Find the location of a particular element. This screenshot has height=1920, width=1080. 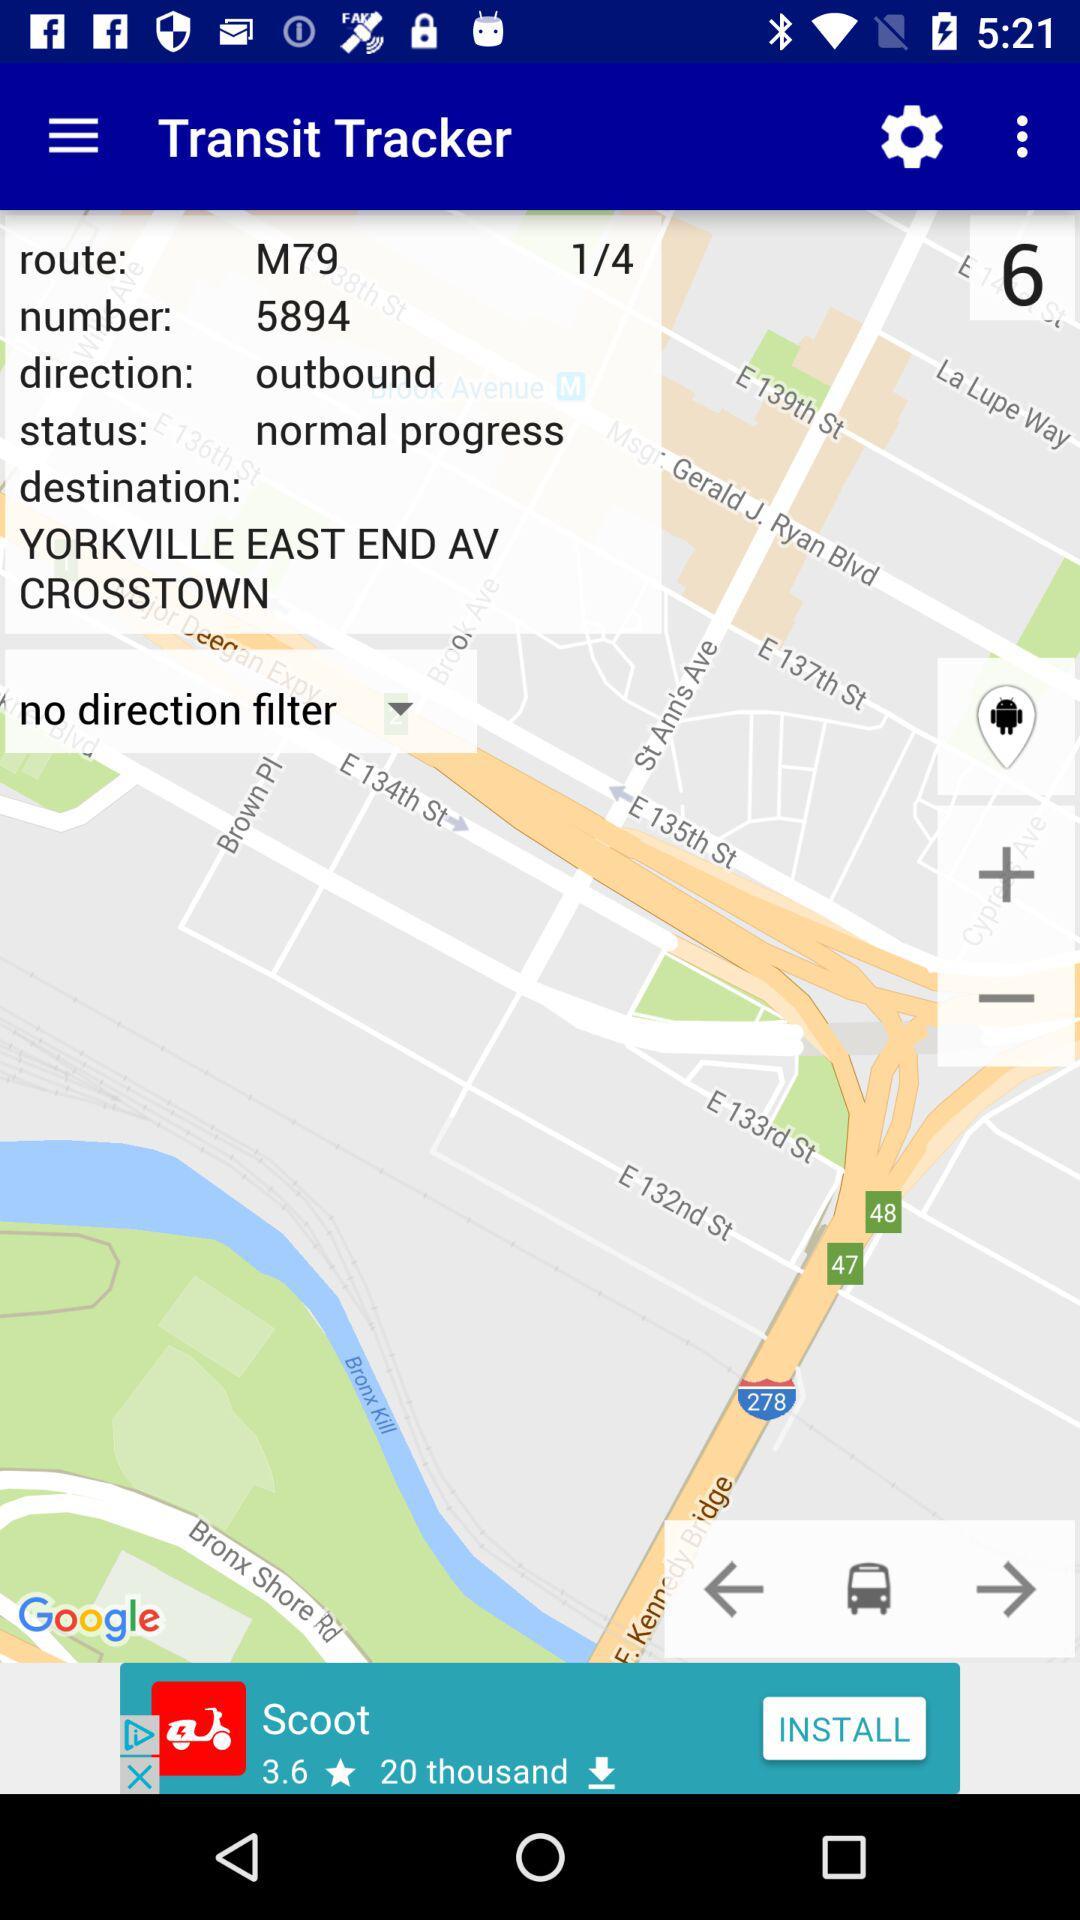

item is located at coordinates (1006, 874).